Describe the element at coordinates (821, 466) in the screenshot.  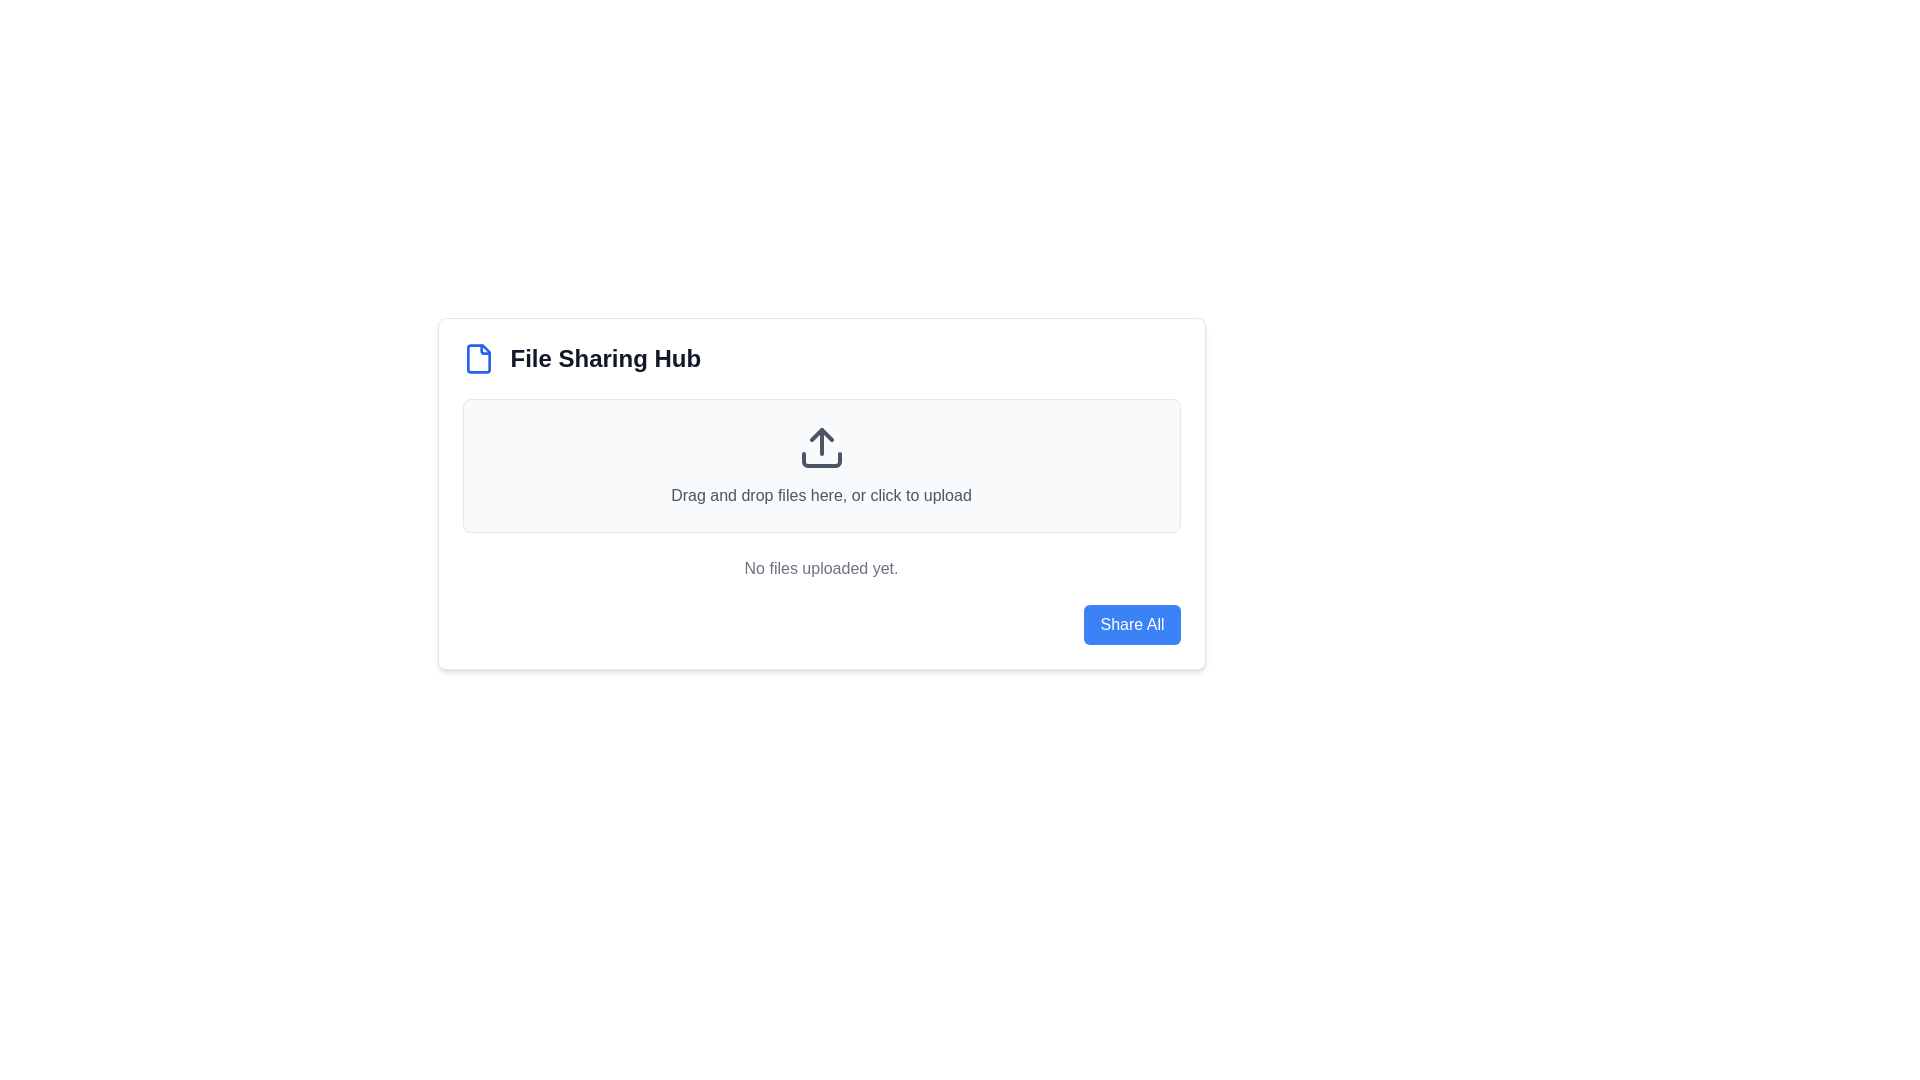
I see `the File upload drag-and-drop area, which features a light gray background, a central upload icon, and the text 'Drag and drop files here, or click to upload' below it` at that location.